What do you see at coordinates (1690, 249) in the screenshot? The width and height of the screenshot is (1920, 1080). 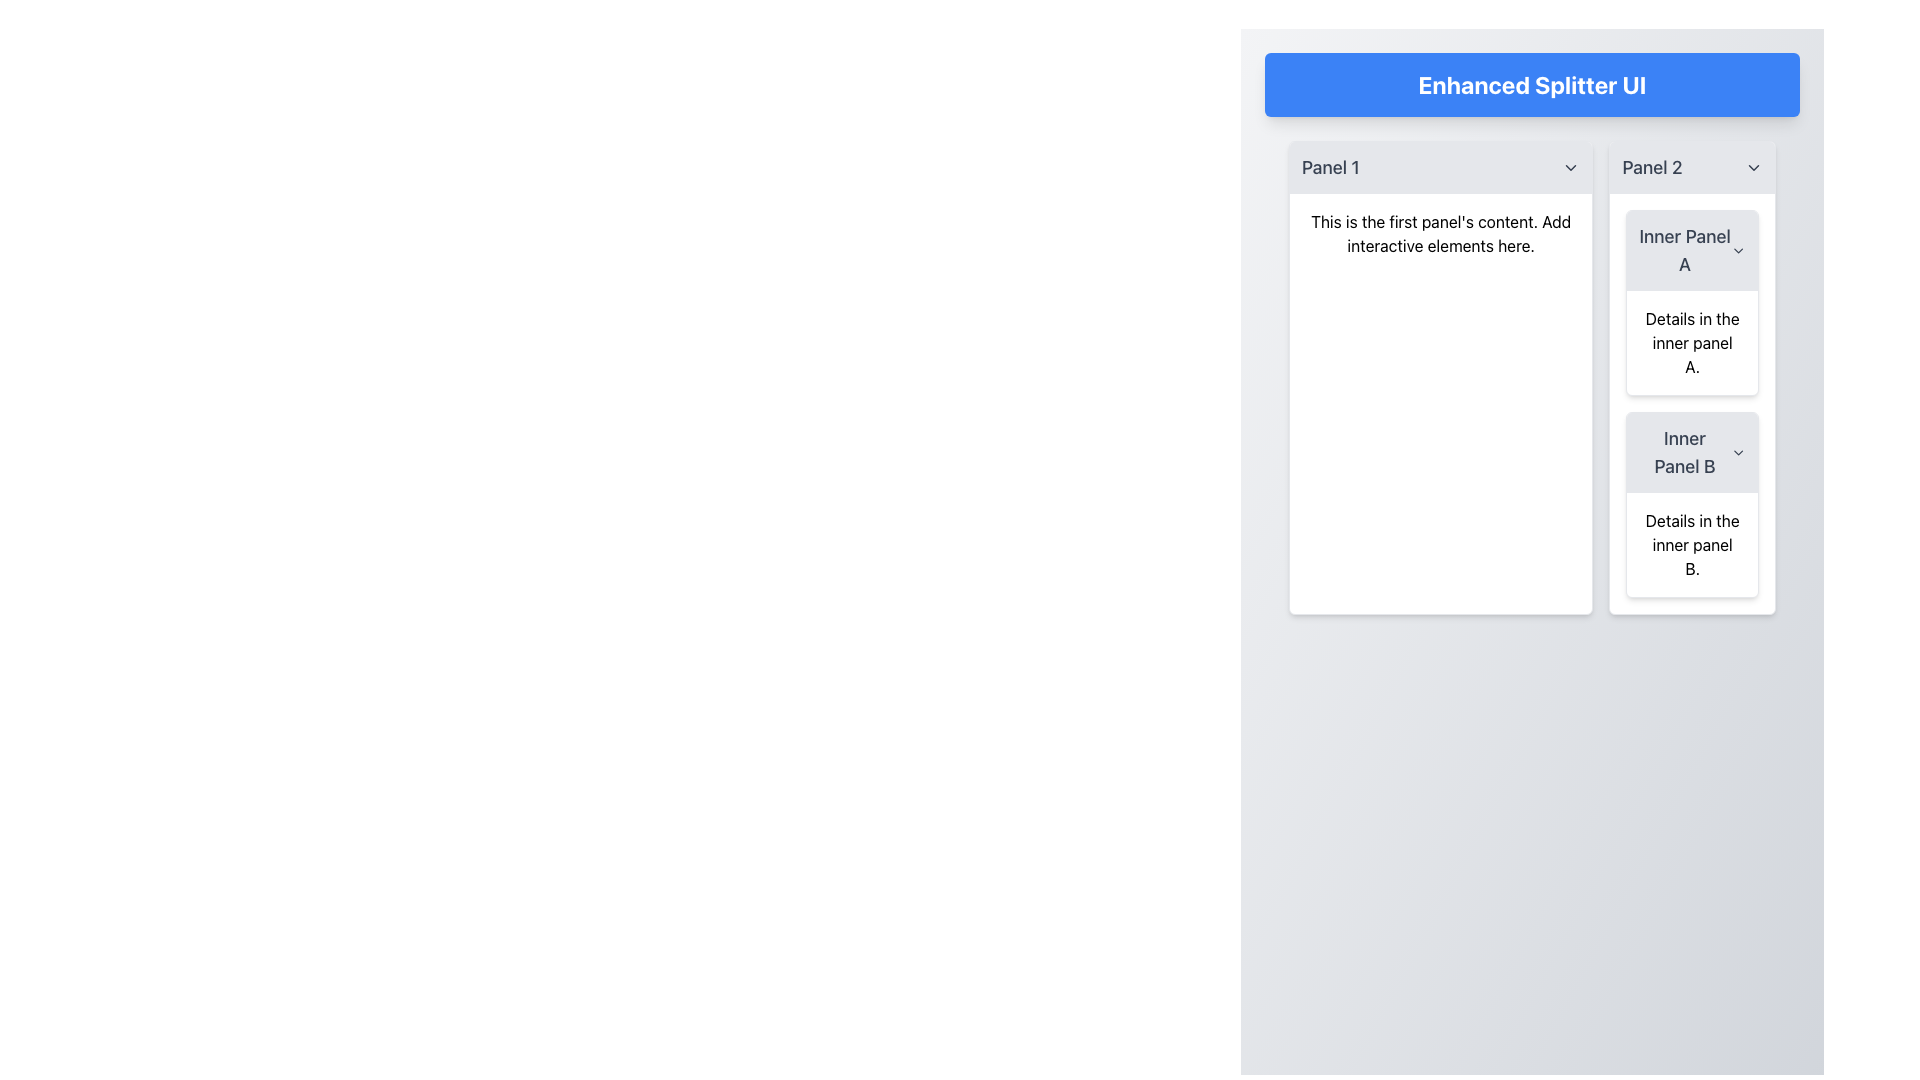 I see `the Collapsible Panel Header that has a light gray background, rounded corners, and contains the text 'Inner Panel A' with a downward-facing arrow icon` at bounding box center [1690, 249].